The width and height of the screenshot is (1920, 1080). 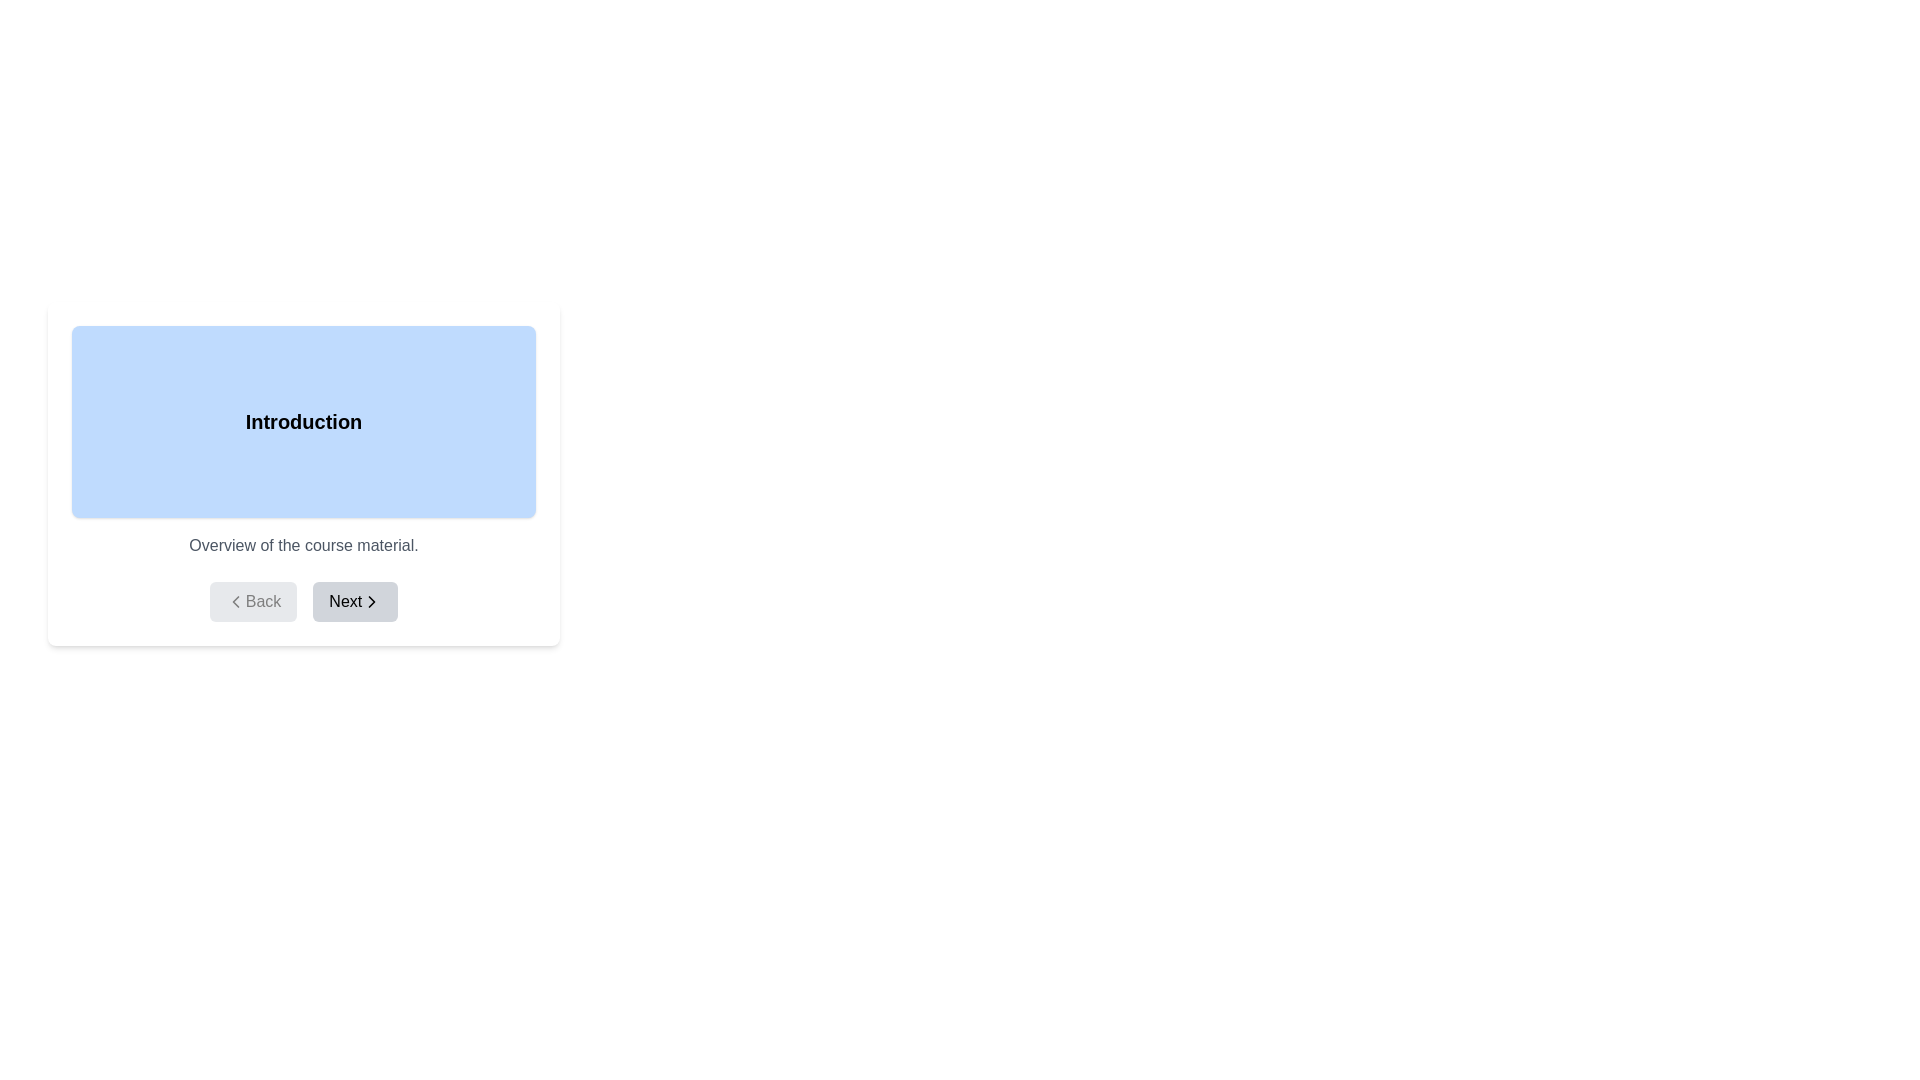 What do you see at coordinates (372, 600) in the screenshot?
I see `the right-facing chevron icon, which is styled in black with a minimalistic design and positioned immediately to the right of the 'Next' button` at bounding box center [372, 600].